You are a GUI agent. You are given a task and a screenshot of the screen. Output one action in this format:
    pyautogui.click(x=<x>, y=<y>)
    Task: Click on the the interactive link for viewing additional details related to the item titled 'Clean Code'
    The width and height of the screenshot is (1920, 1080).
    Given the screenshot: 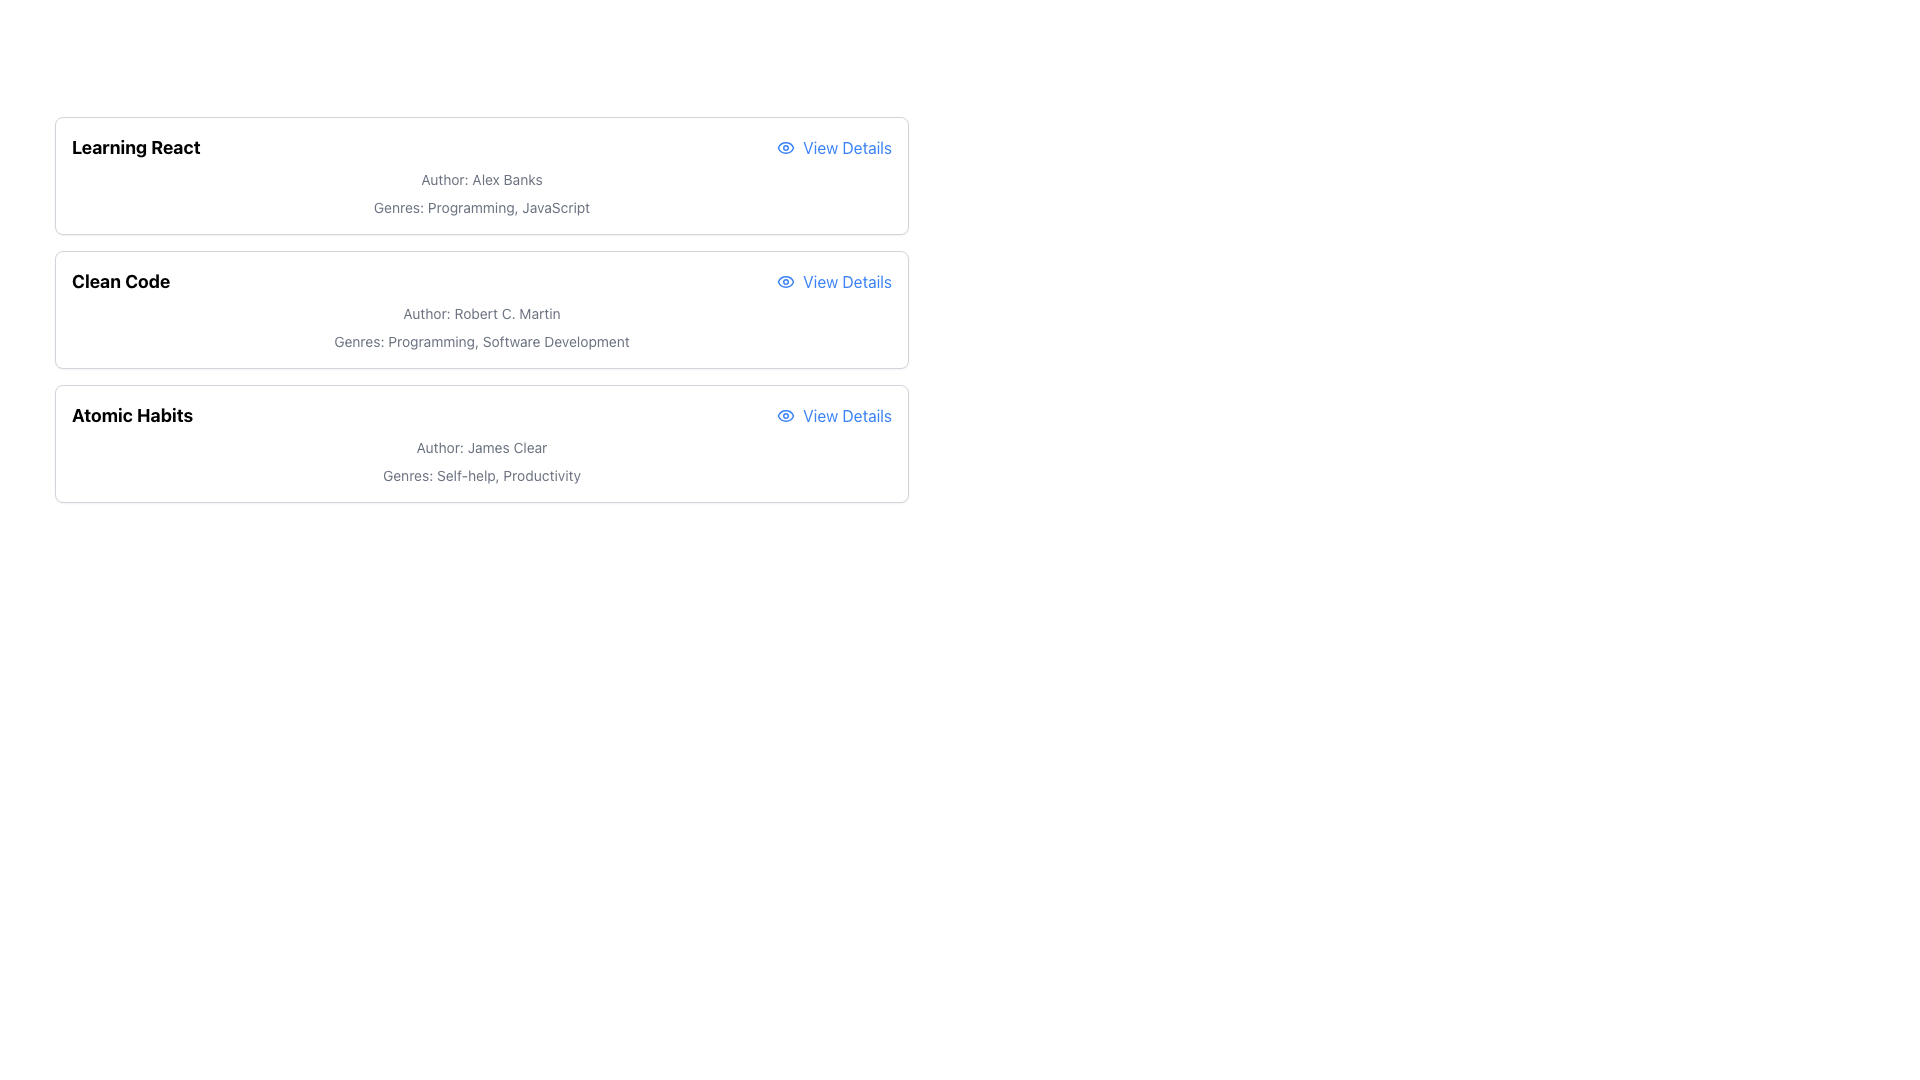 What is the action you would take?
    pyautogui.click(x=834, y=281)
    